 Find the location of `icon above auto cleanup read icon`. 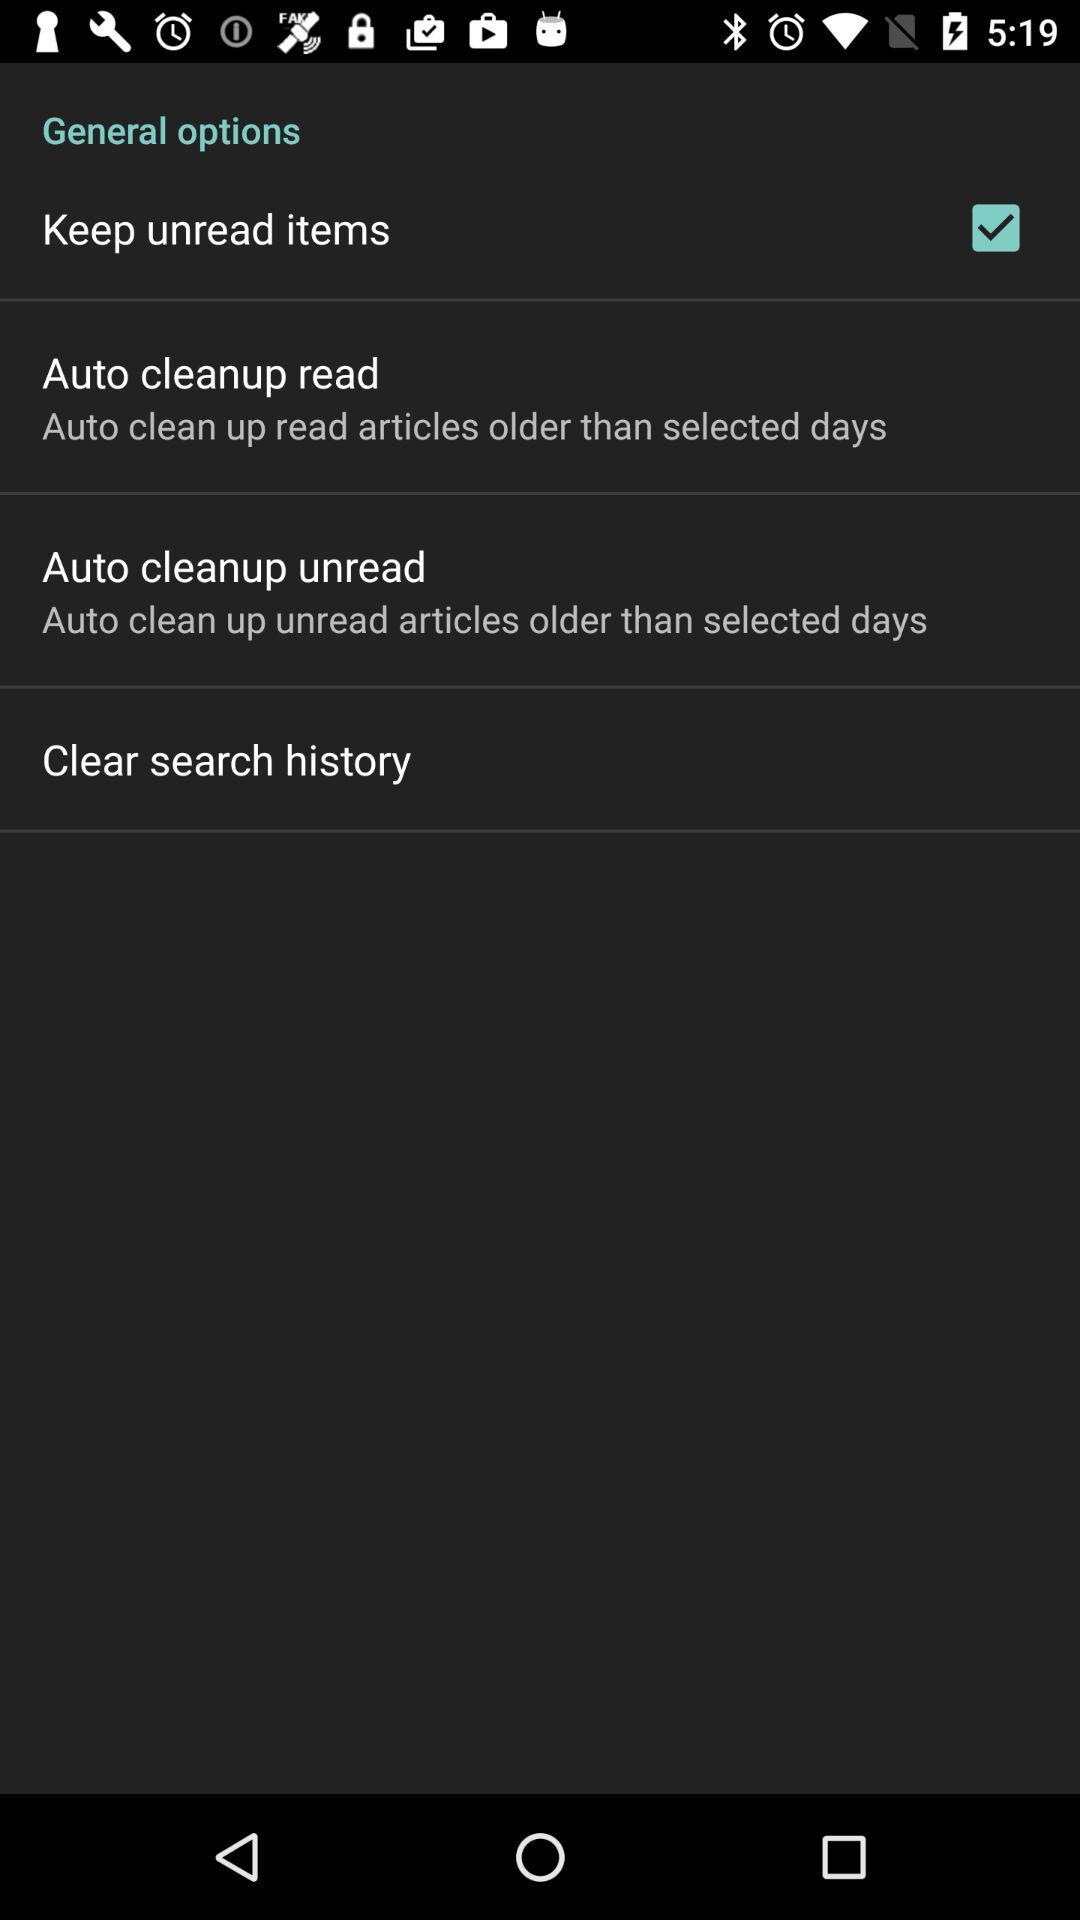

icon above auto cleanup read icon is located at coordinates (216, 228).